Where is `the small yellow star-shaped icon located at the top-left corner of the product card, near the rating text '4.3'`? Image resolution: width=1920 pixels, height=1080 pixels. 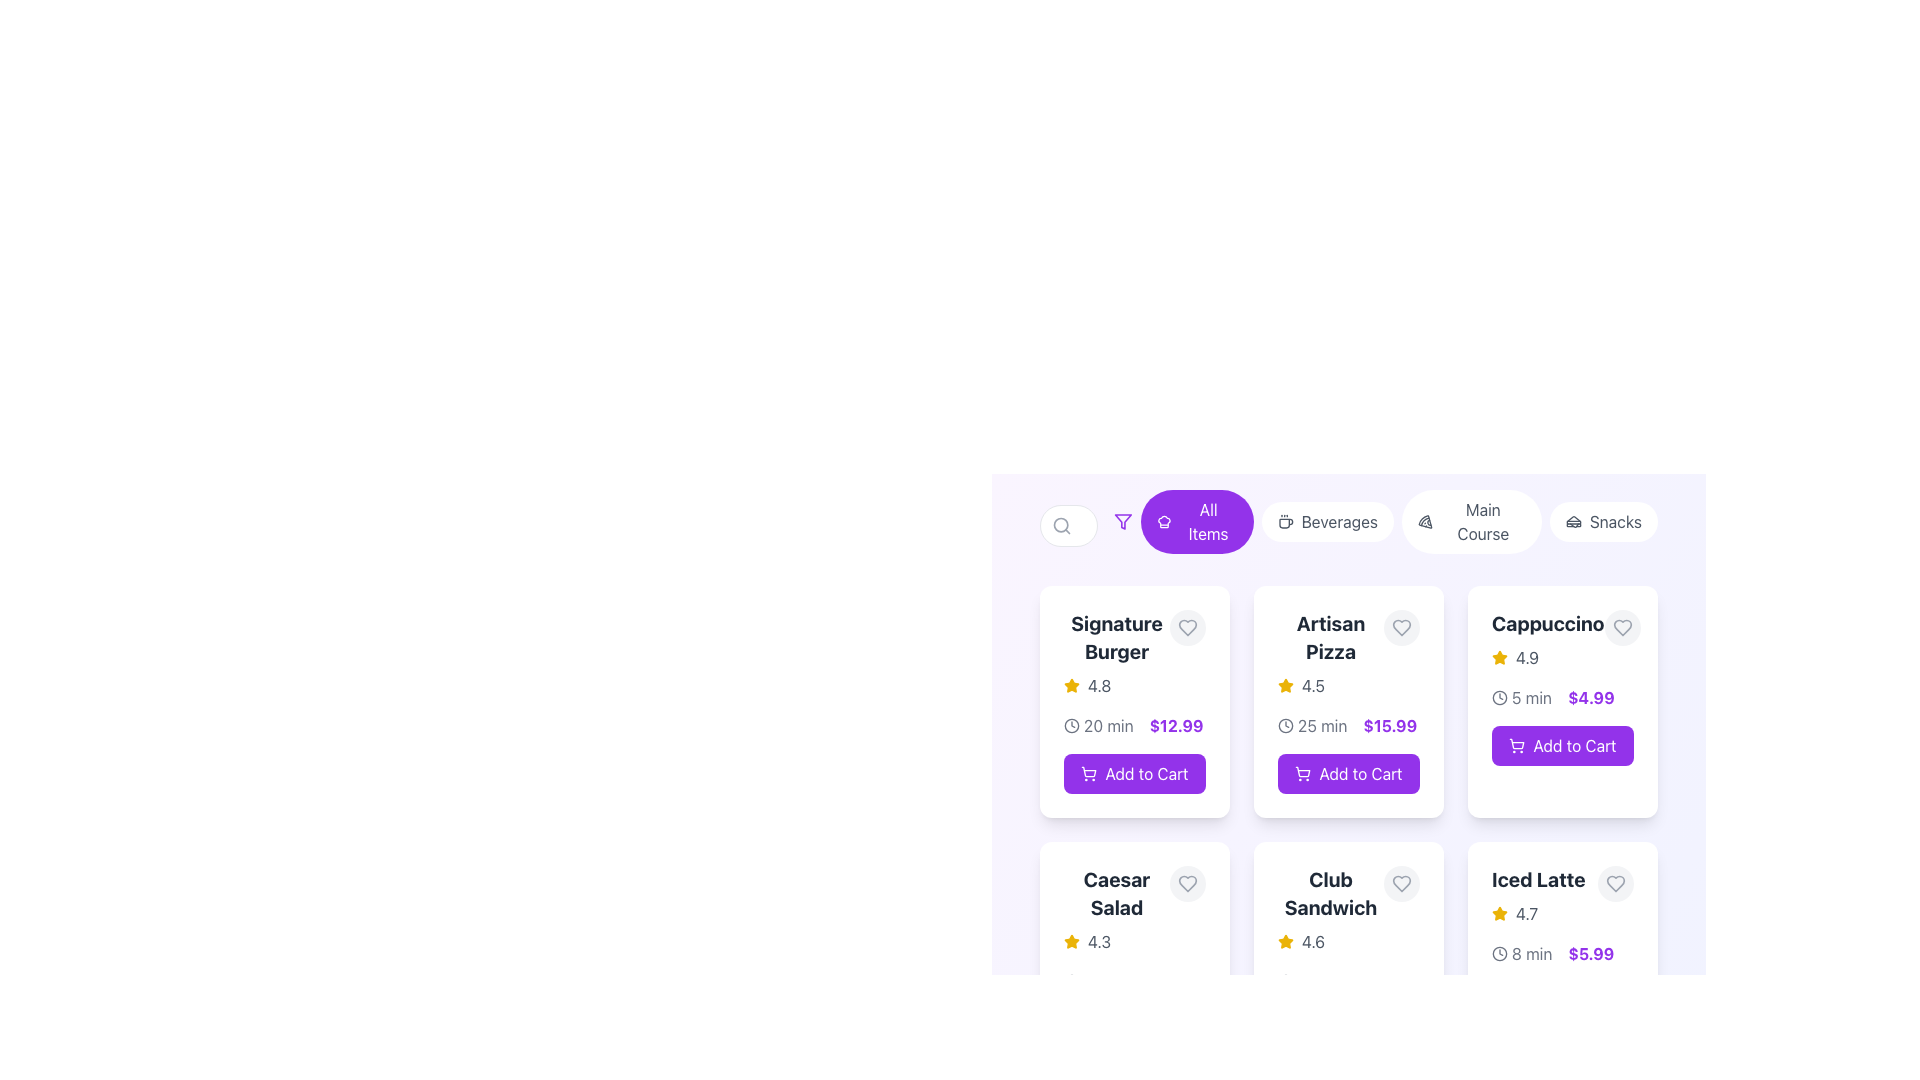
the small yellow star-shaped icon located at the top-left corner of the product card, near the rating text '4.3' is located at coordinates (1070, 941).